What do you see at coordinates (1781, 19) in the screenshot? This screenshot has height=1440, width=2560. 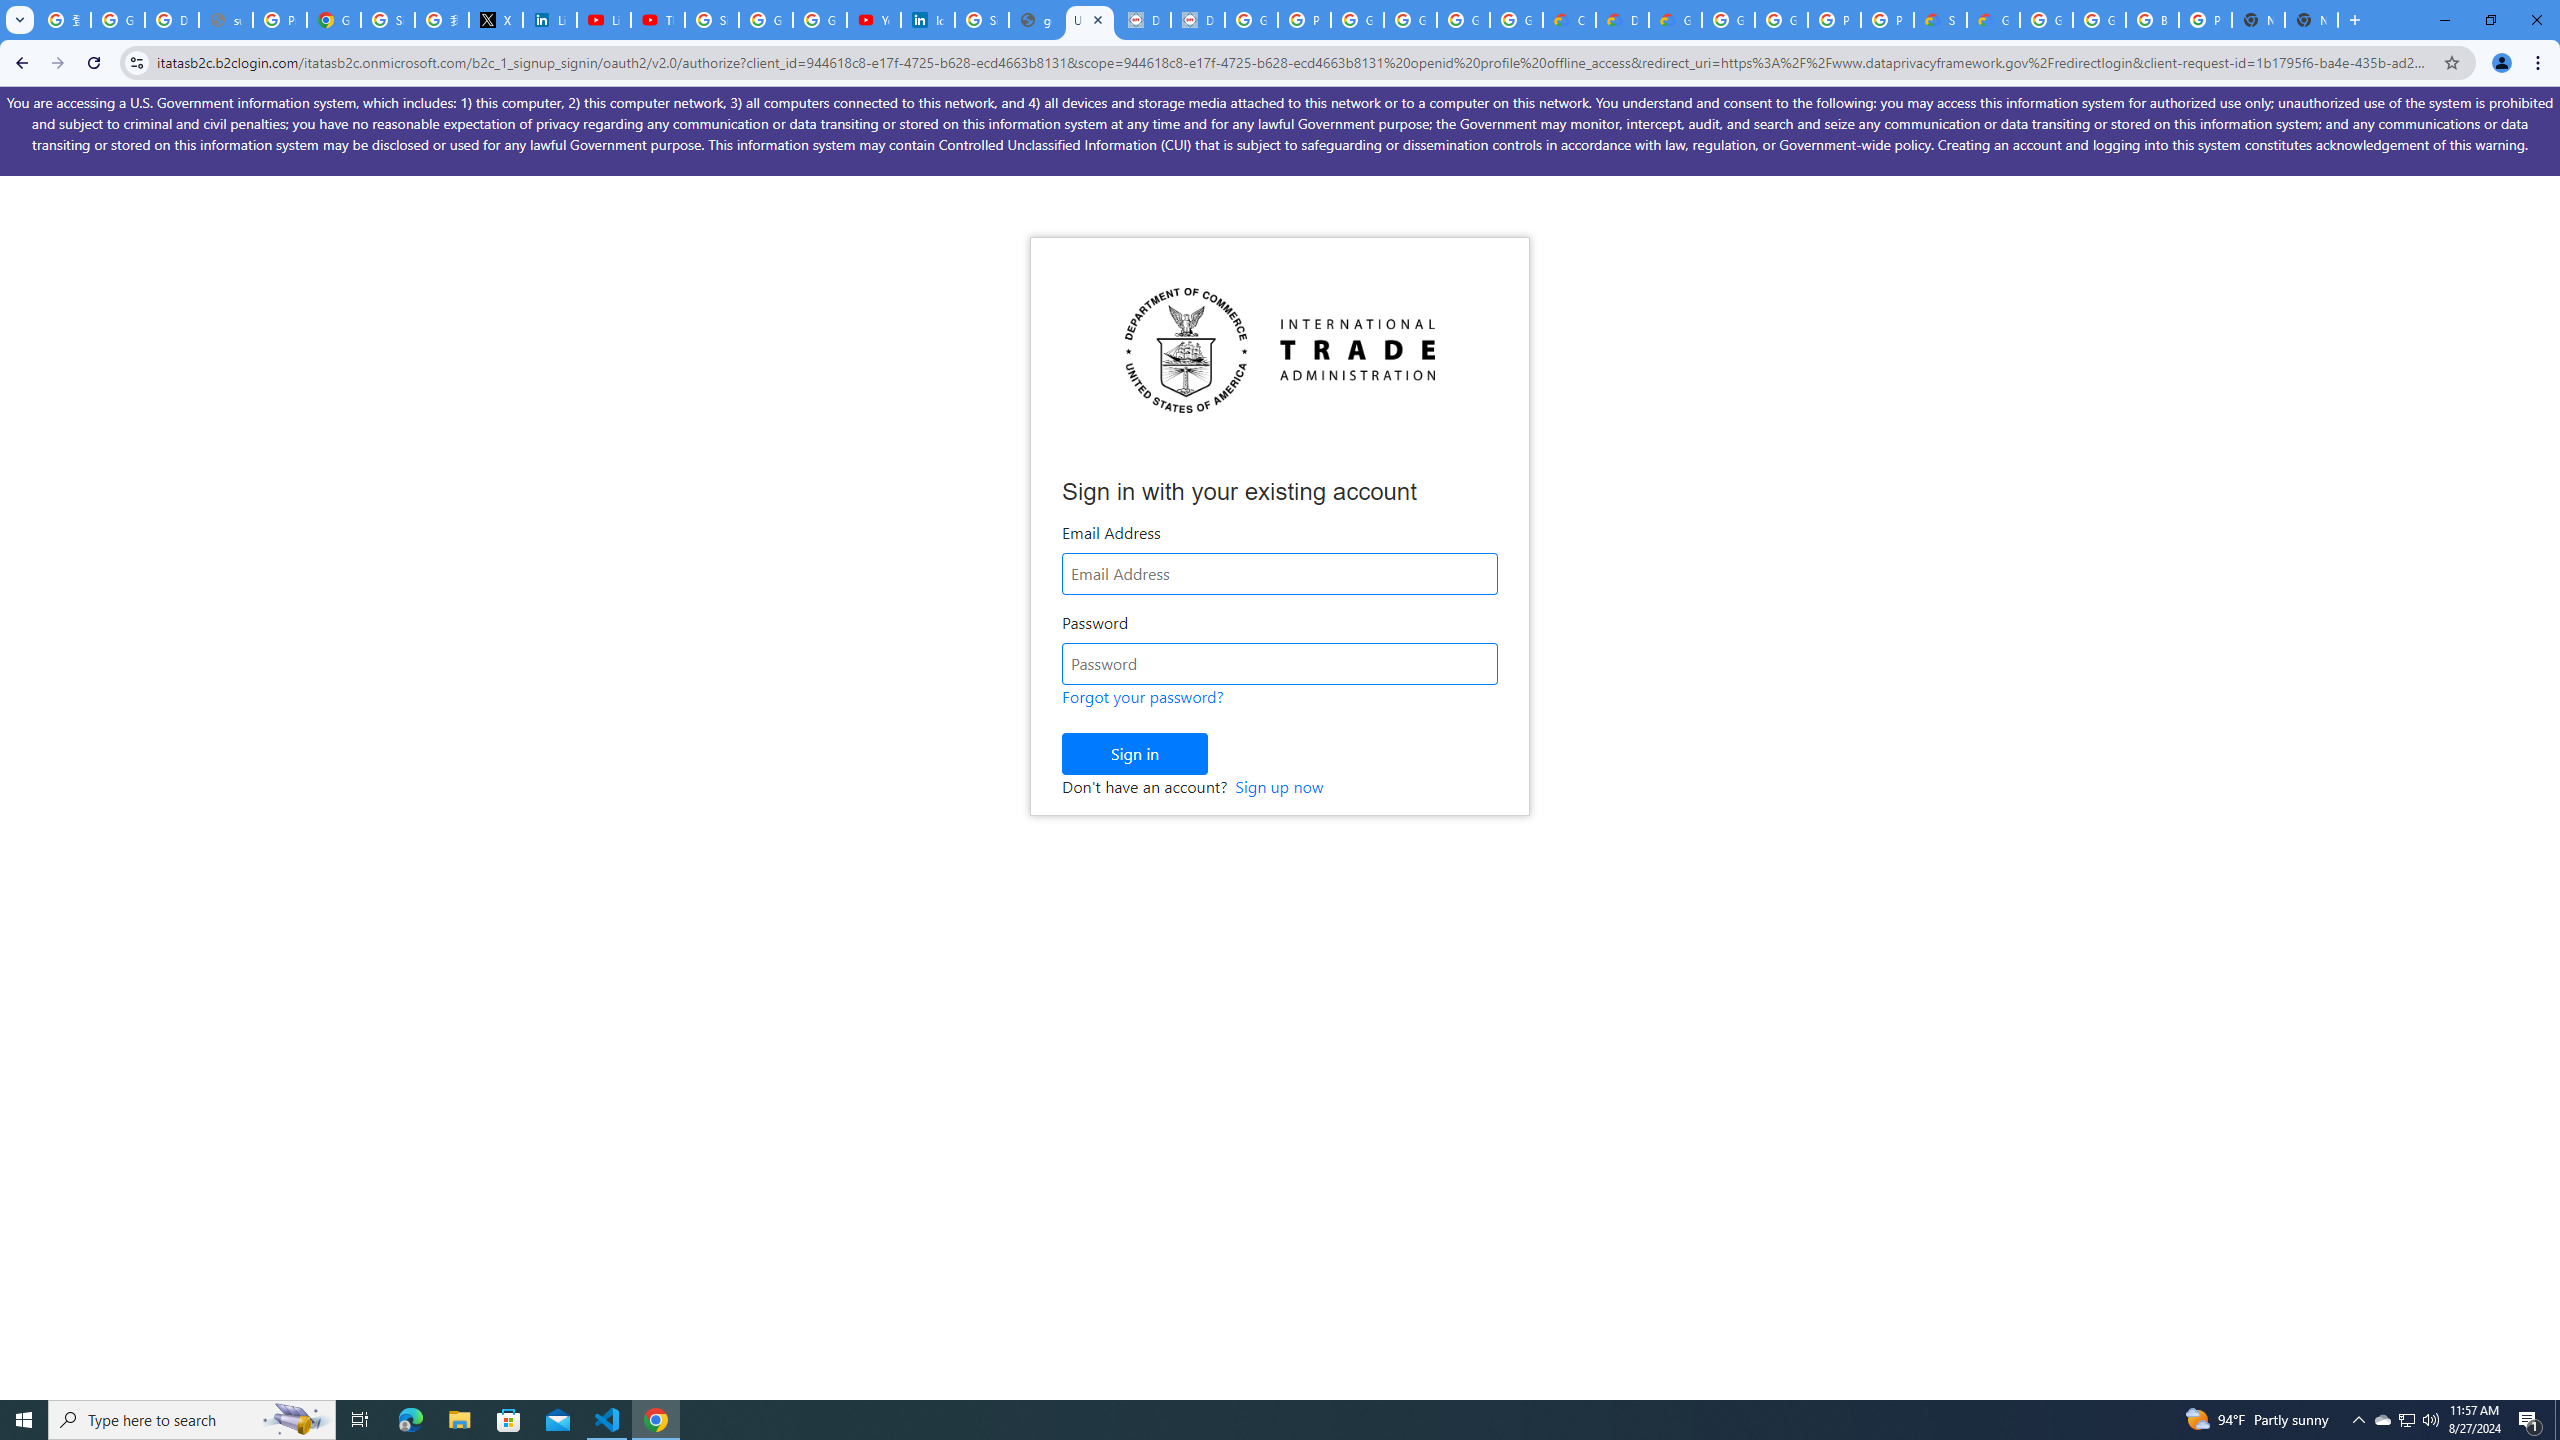 I see `'Google Cloud Platform'` at bounding box center [1781, 19].